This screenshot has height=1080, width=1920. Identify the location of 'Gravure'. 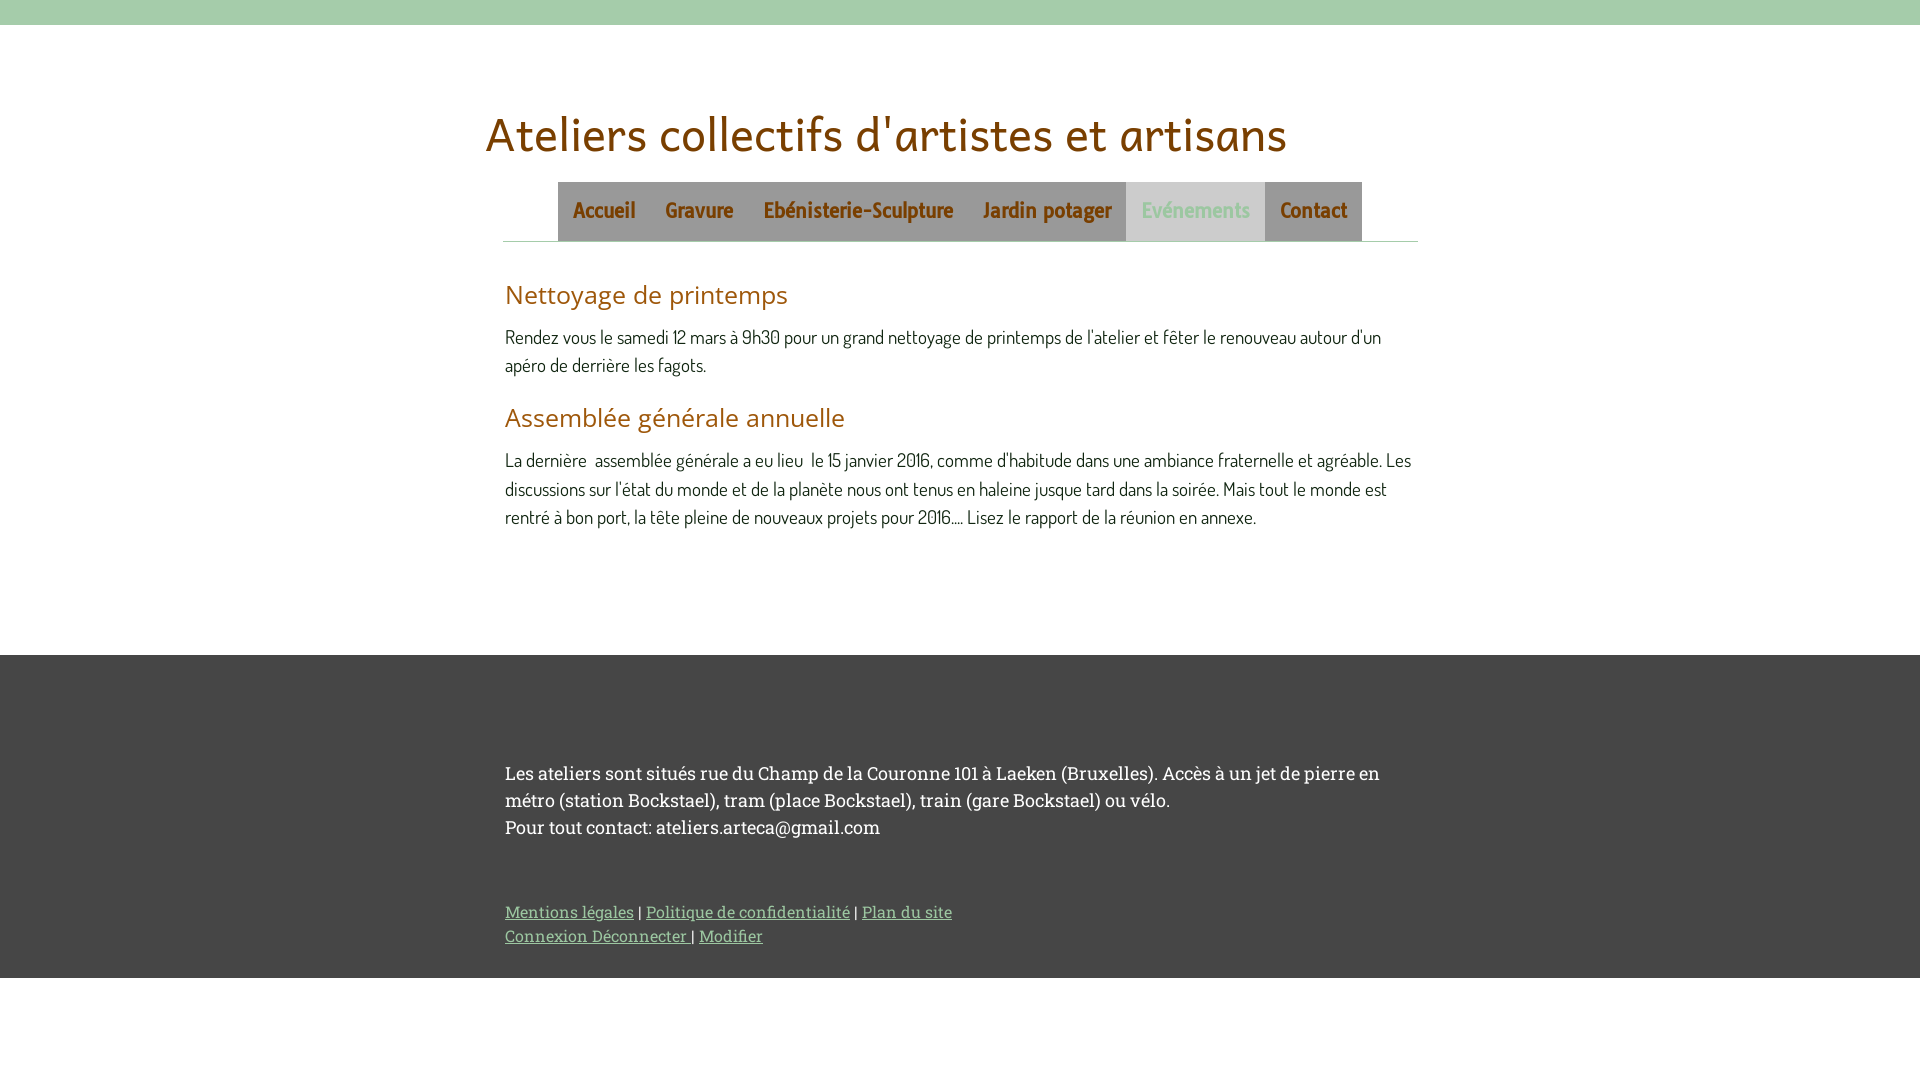
(699, 211).